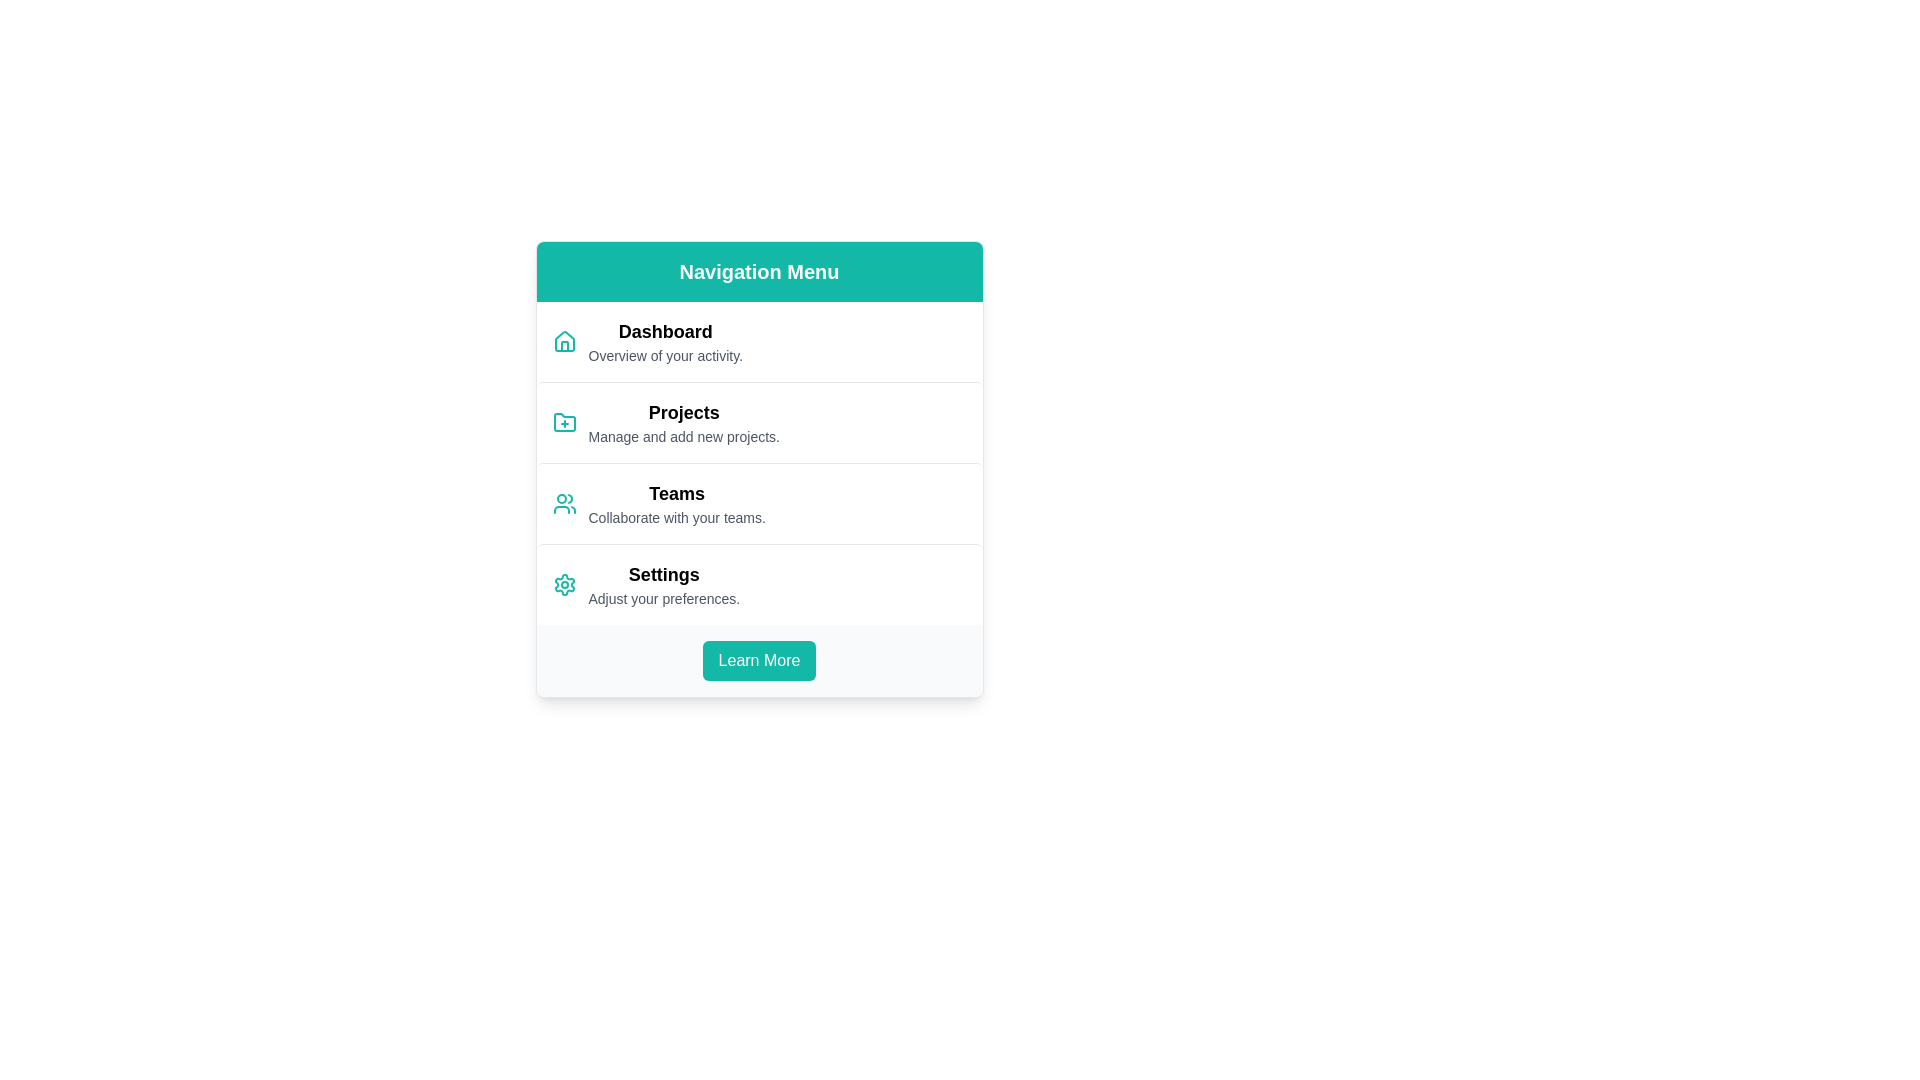 The image size is (1920, 1080). What do you see at coordinates (665, 354) in the screenshot?
I see `the static text label that reads 'Overview of your activity', which is styled in a smaller gray font and is positioned directly beneath the 'Dashboard' label in the vertical navigation menu` at bounding box center [665, 354].